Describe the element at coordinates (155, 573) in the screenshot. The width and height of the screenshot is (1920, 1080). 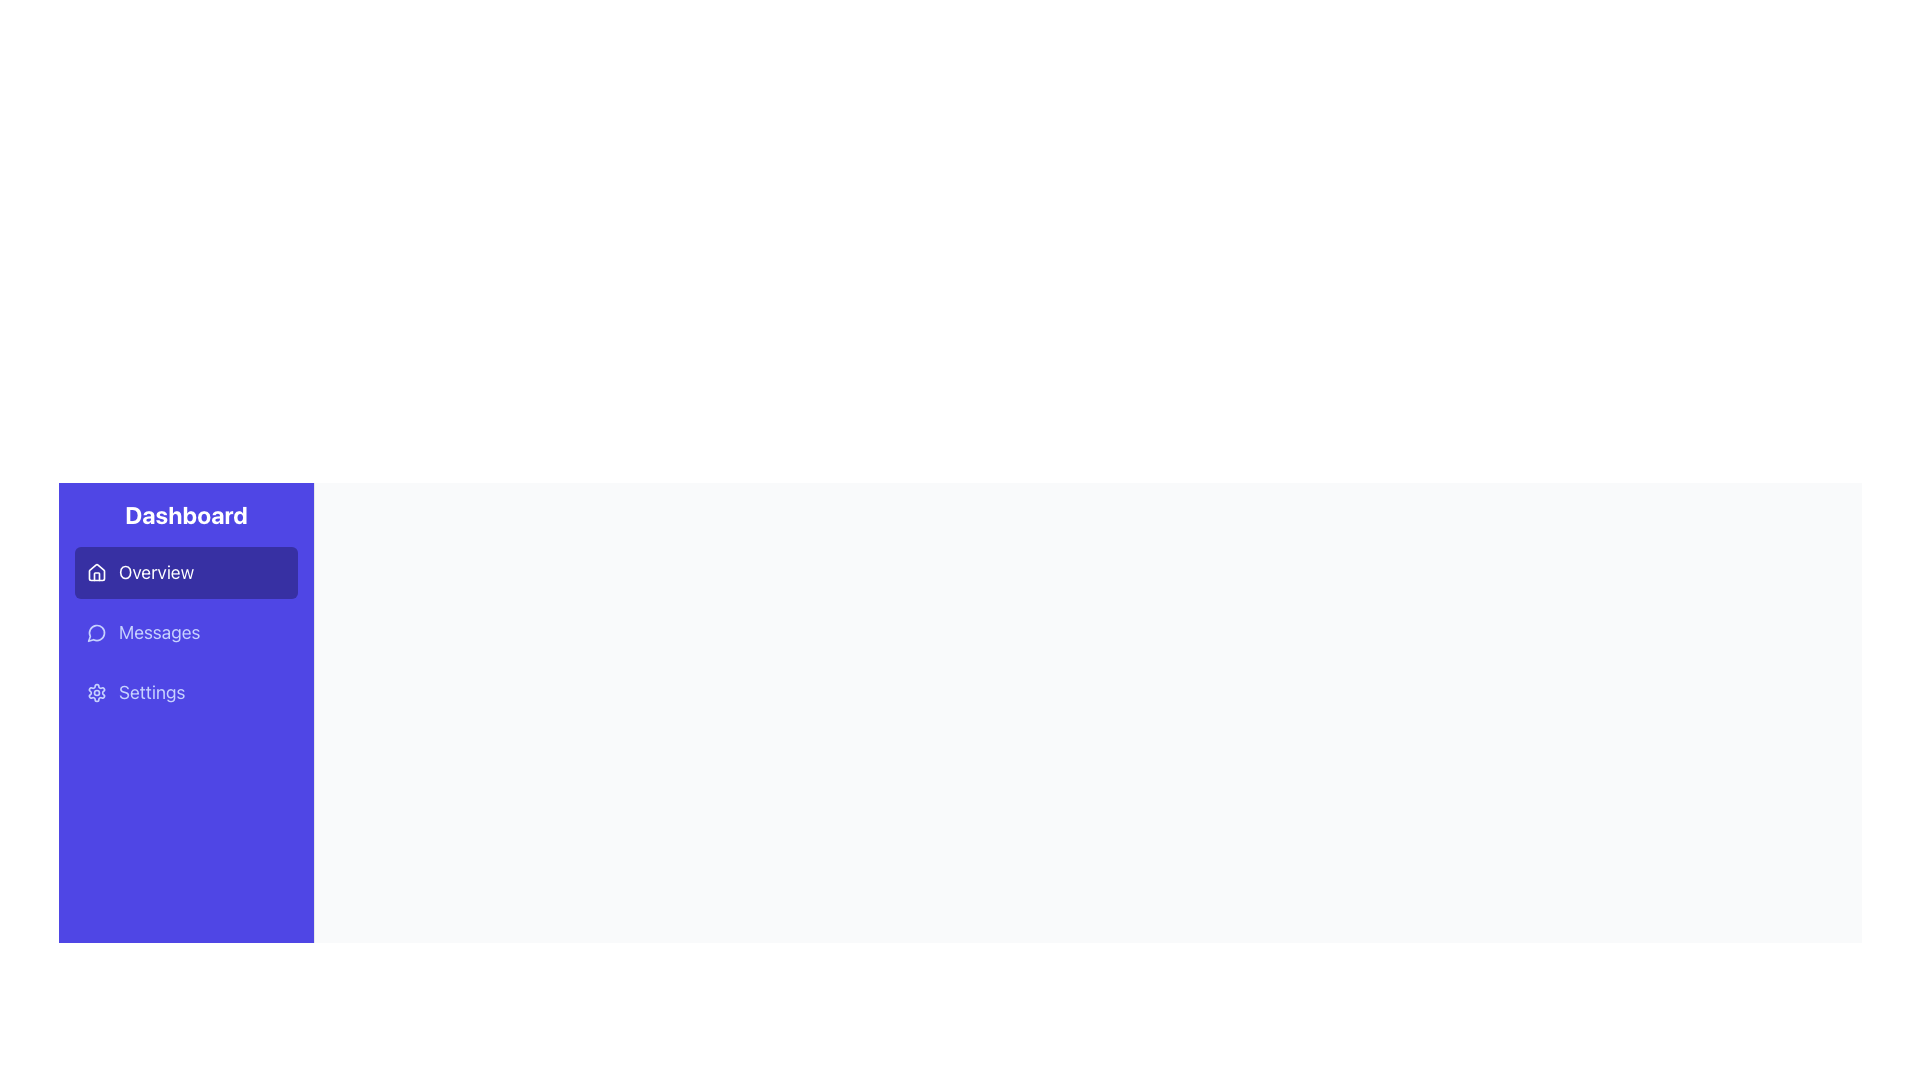
I see `the 'Overview' text label located in the left-hand sidebar under the 'Dashboard' heading, which is aligned horizontally with the house icon` at that location.